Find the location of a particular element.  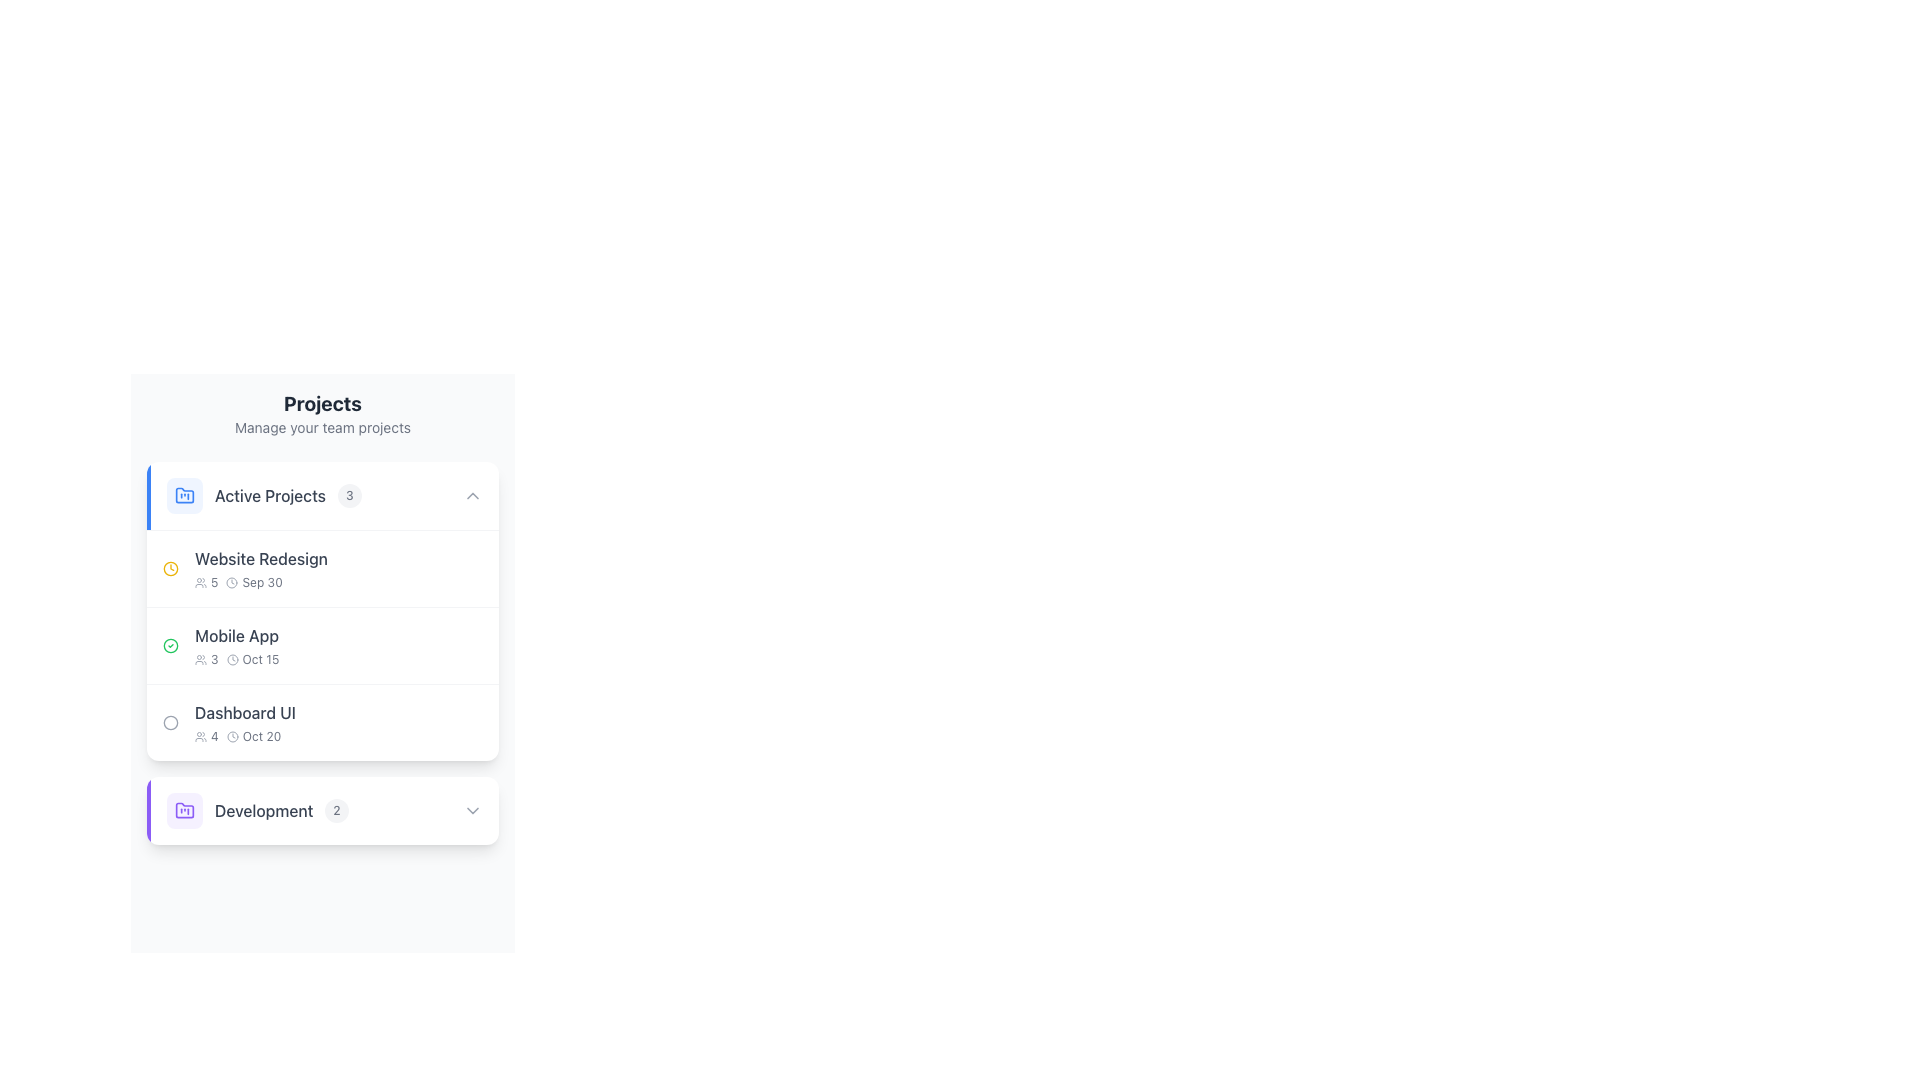

the circular graphic element located to the left of the 'Mobile App' project in the 'Active Projects' section of the list, which serves as a status indicator is located at coordinates (171, 722).